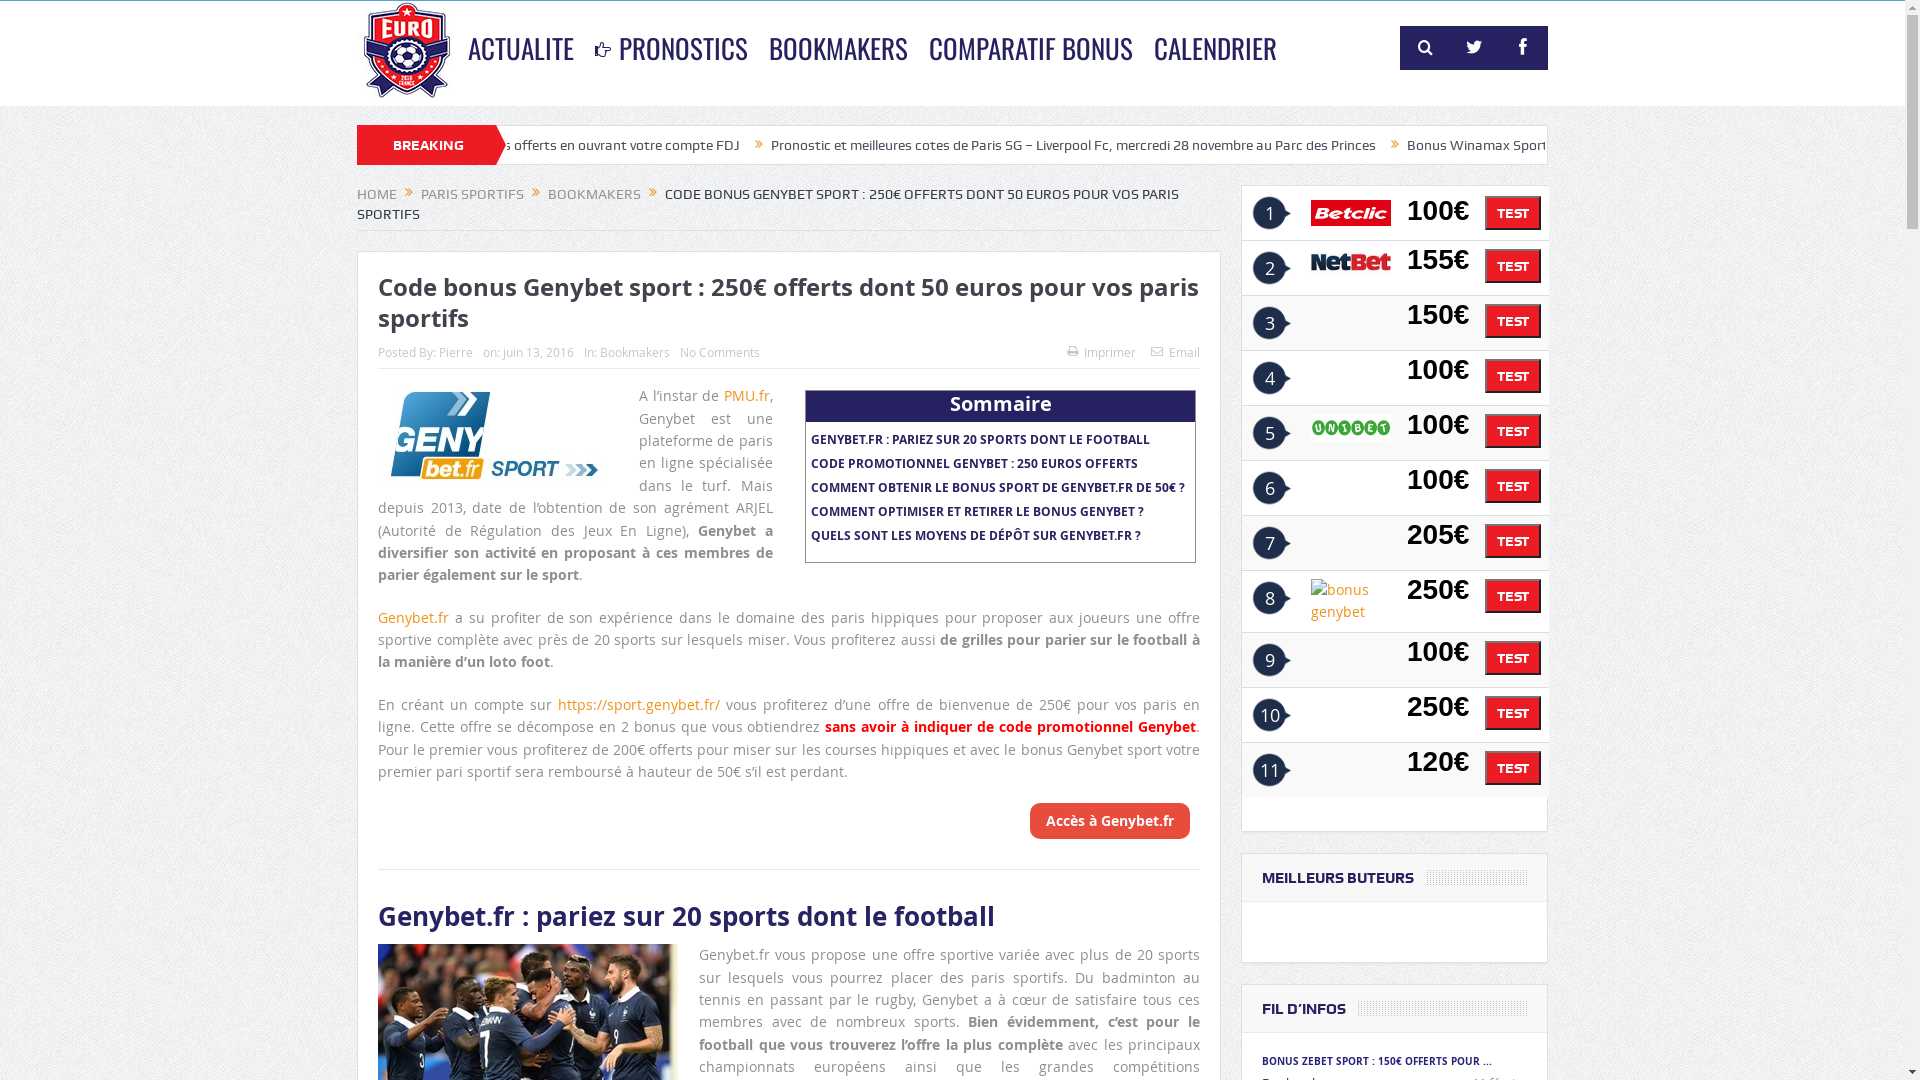 Image resolution: width=1920 pixels, height=1080 pixels. I want to click on 'HOME', so click(377, 193).